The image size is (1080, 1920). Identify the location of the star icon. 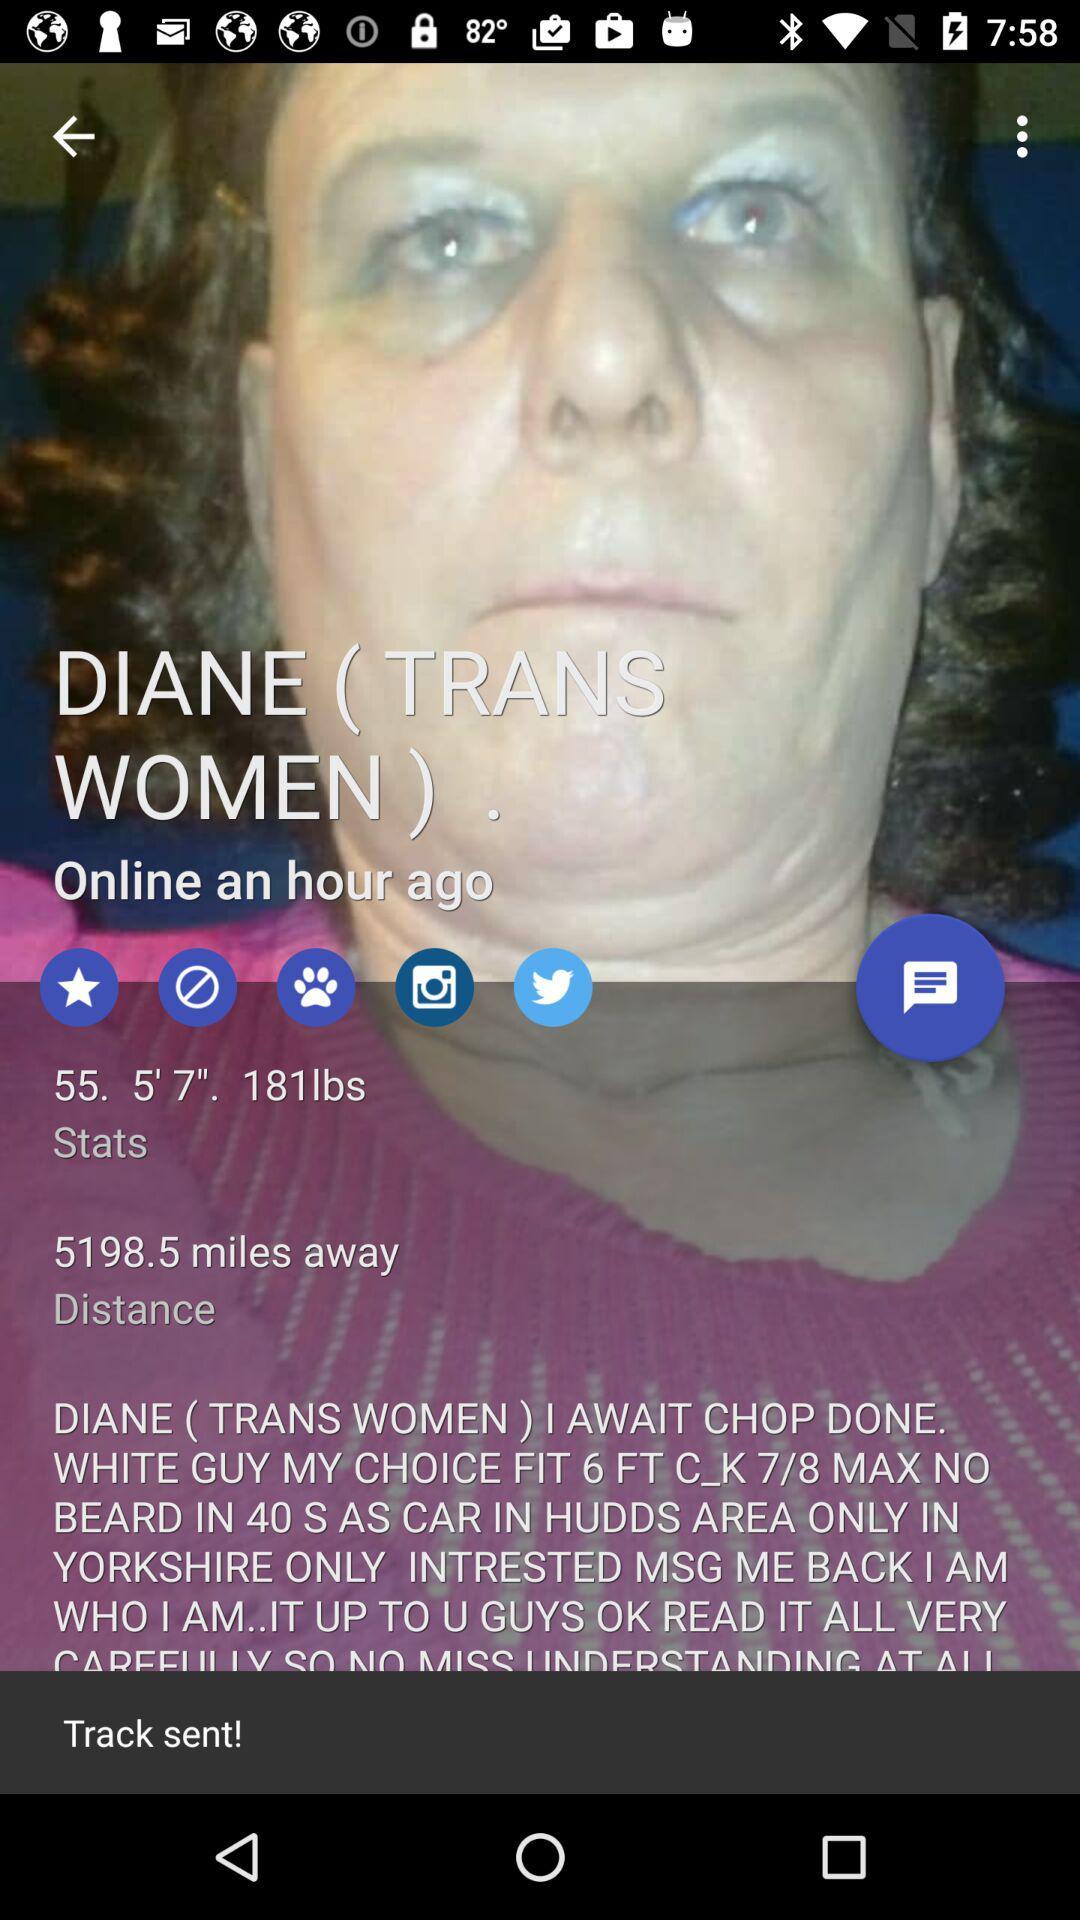
(78, 987).